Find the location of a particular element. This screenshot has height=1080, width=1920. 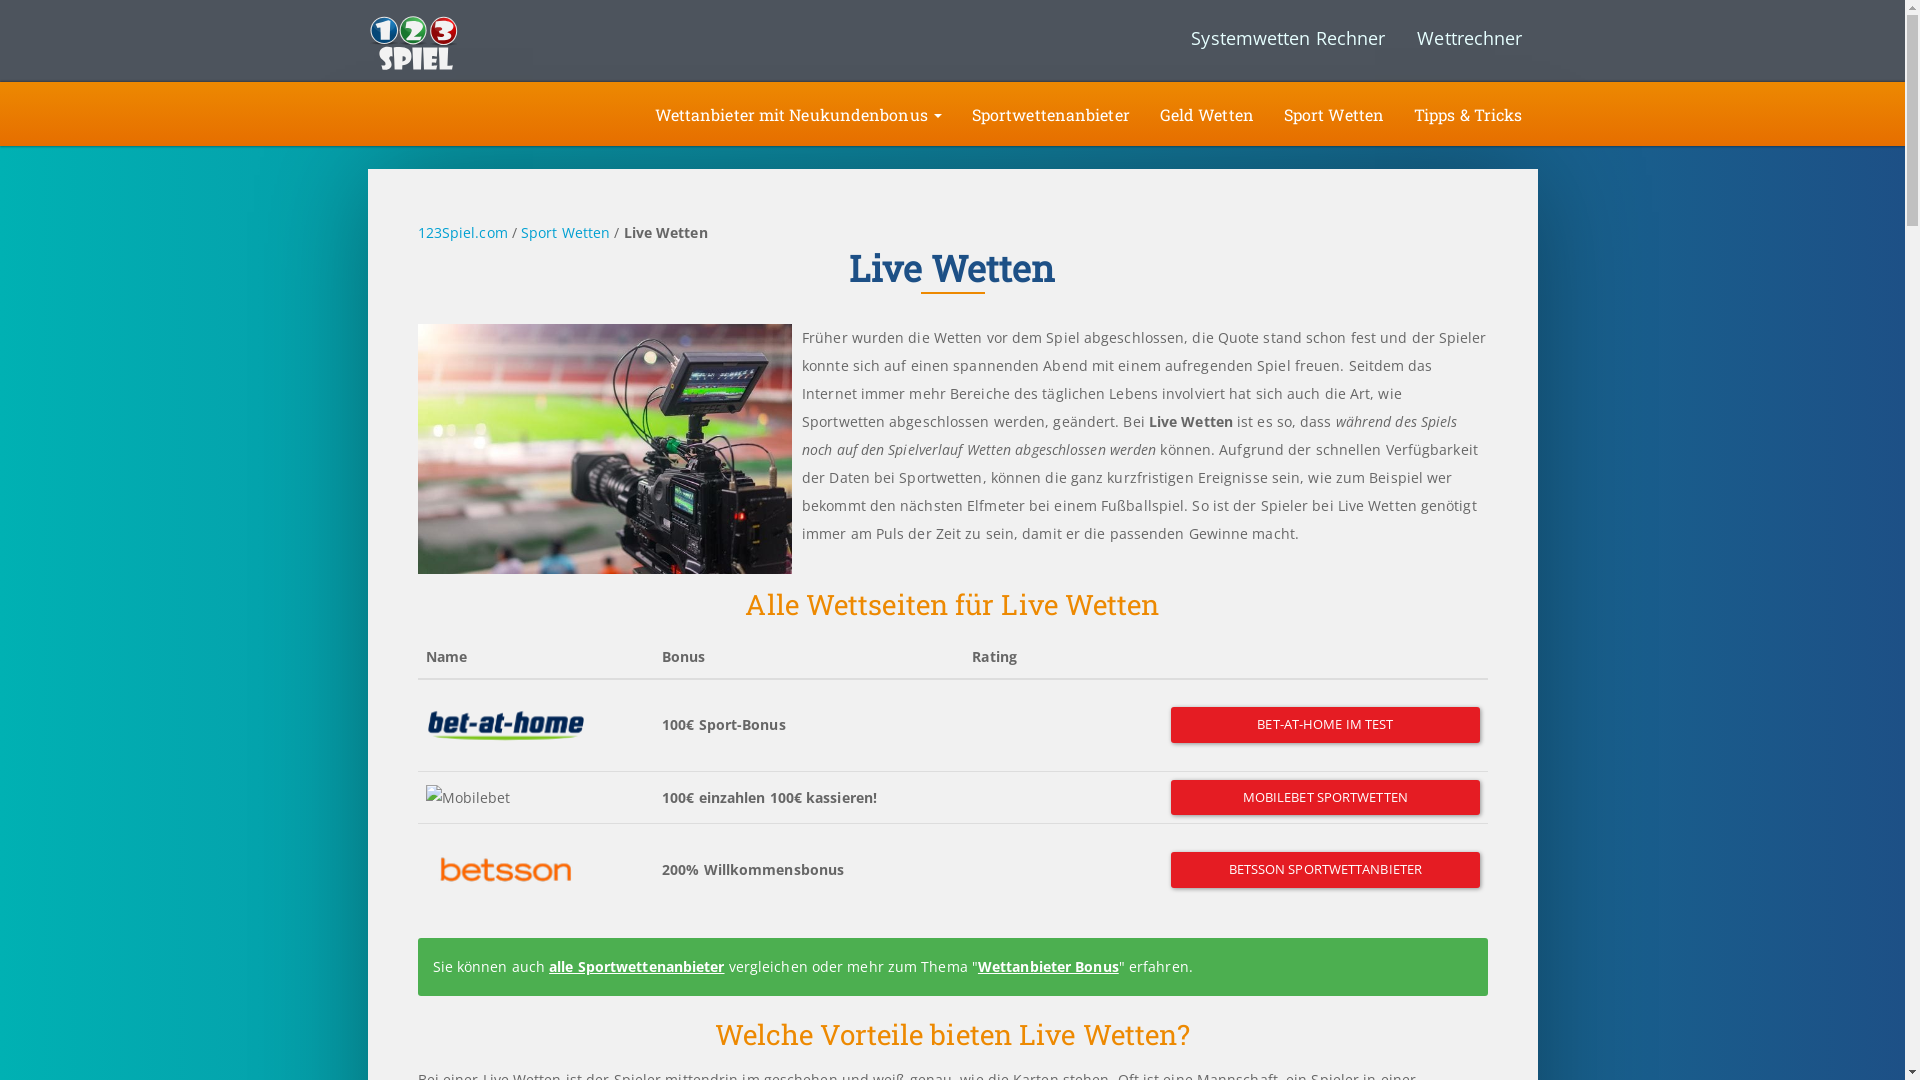

'BETSSON SPORTWETTANBIETER' is located at coordinates (1324, 869).